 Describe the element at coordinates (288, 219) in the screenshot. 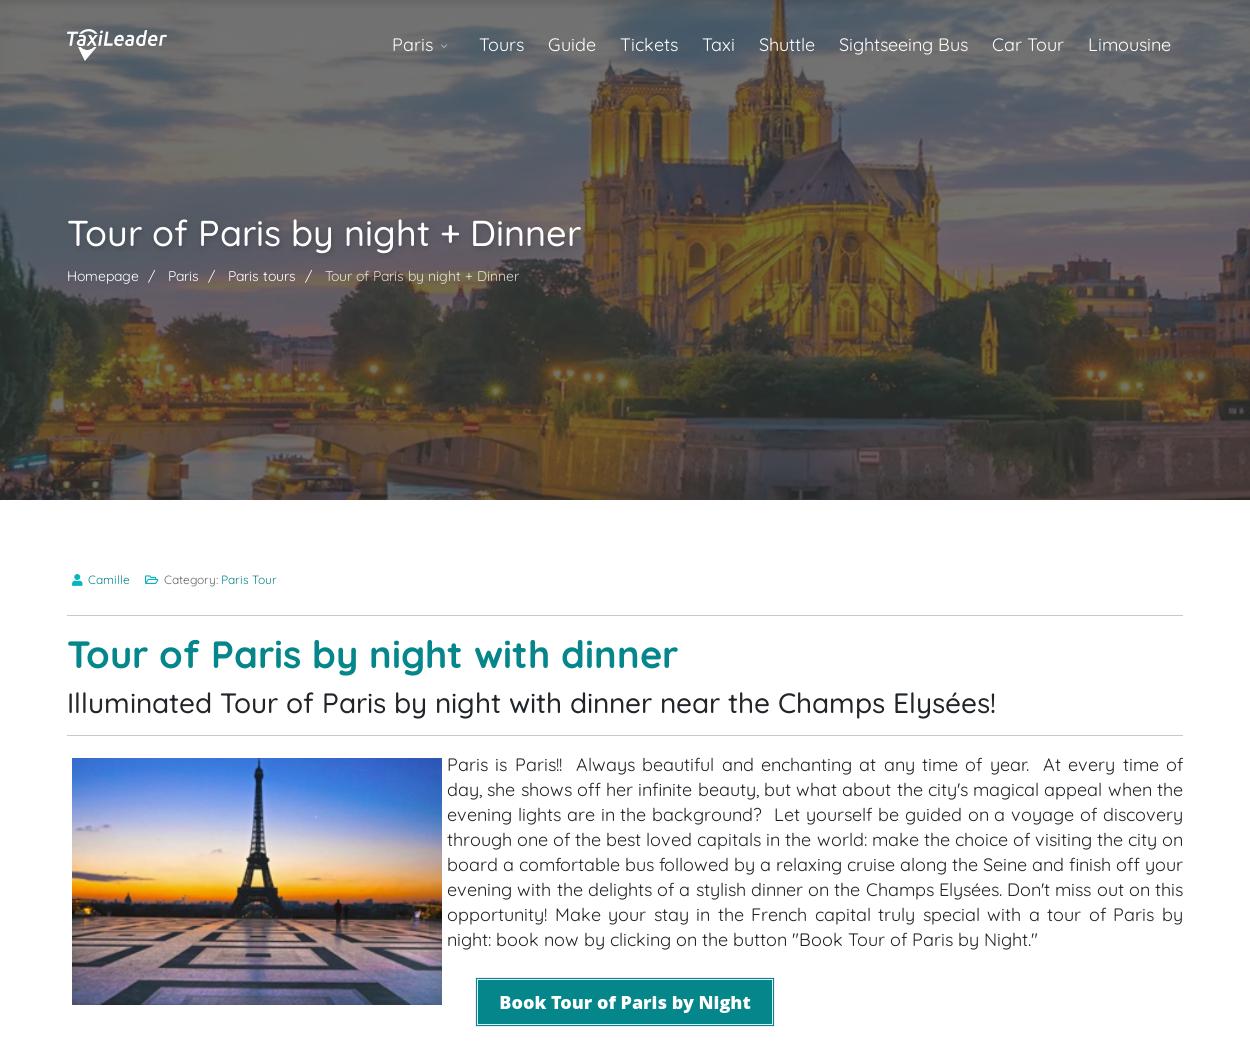

I see `'What to expect from the Tour by Night'` at that location.